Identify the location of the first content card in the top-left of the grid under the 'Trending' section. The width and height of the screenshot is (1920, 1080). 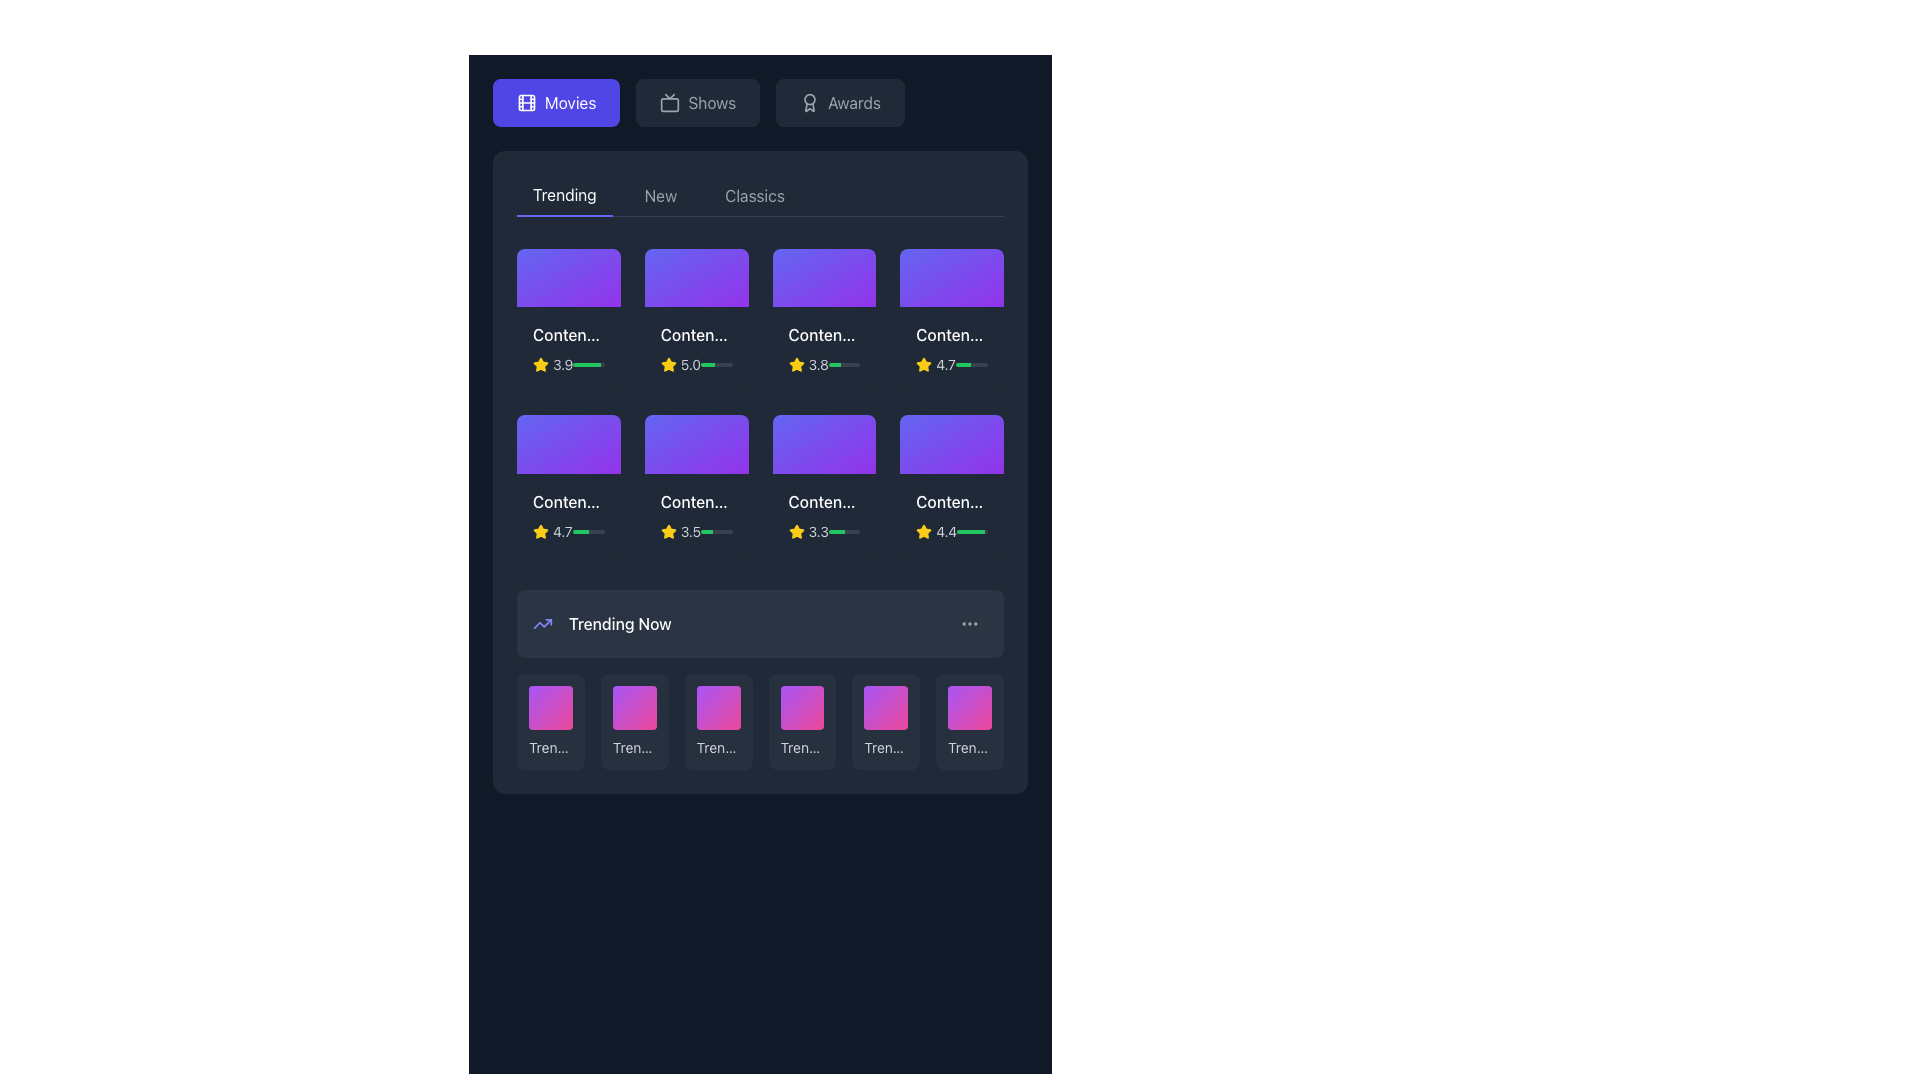
(567, 348).